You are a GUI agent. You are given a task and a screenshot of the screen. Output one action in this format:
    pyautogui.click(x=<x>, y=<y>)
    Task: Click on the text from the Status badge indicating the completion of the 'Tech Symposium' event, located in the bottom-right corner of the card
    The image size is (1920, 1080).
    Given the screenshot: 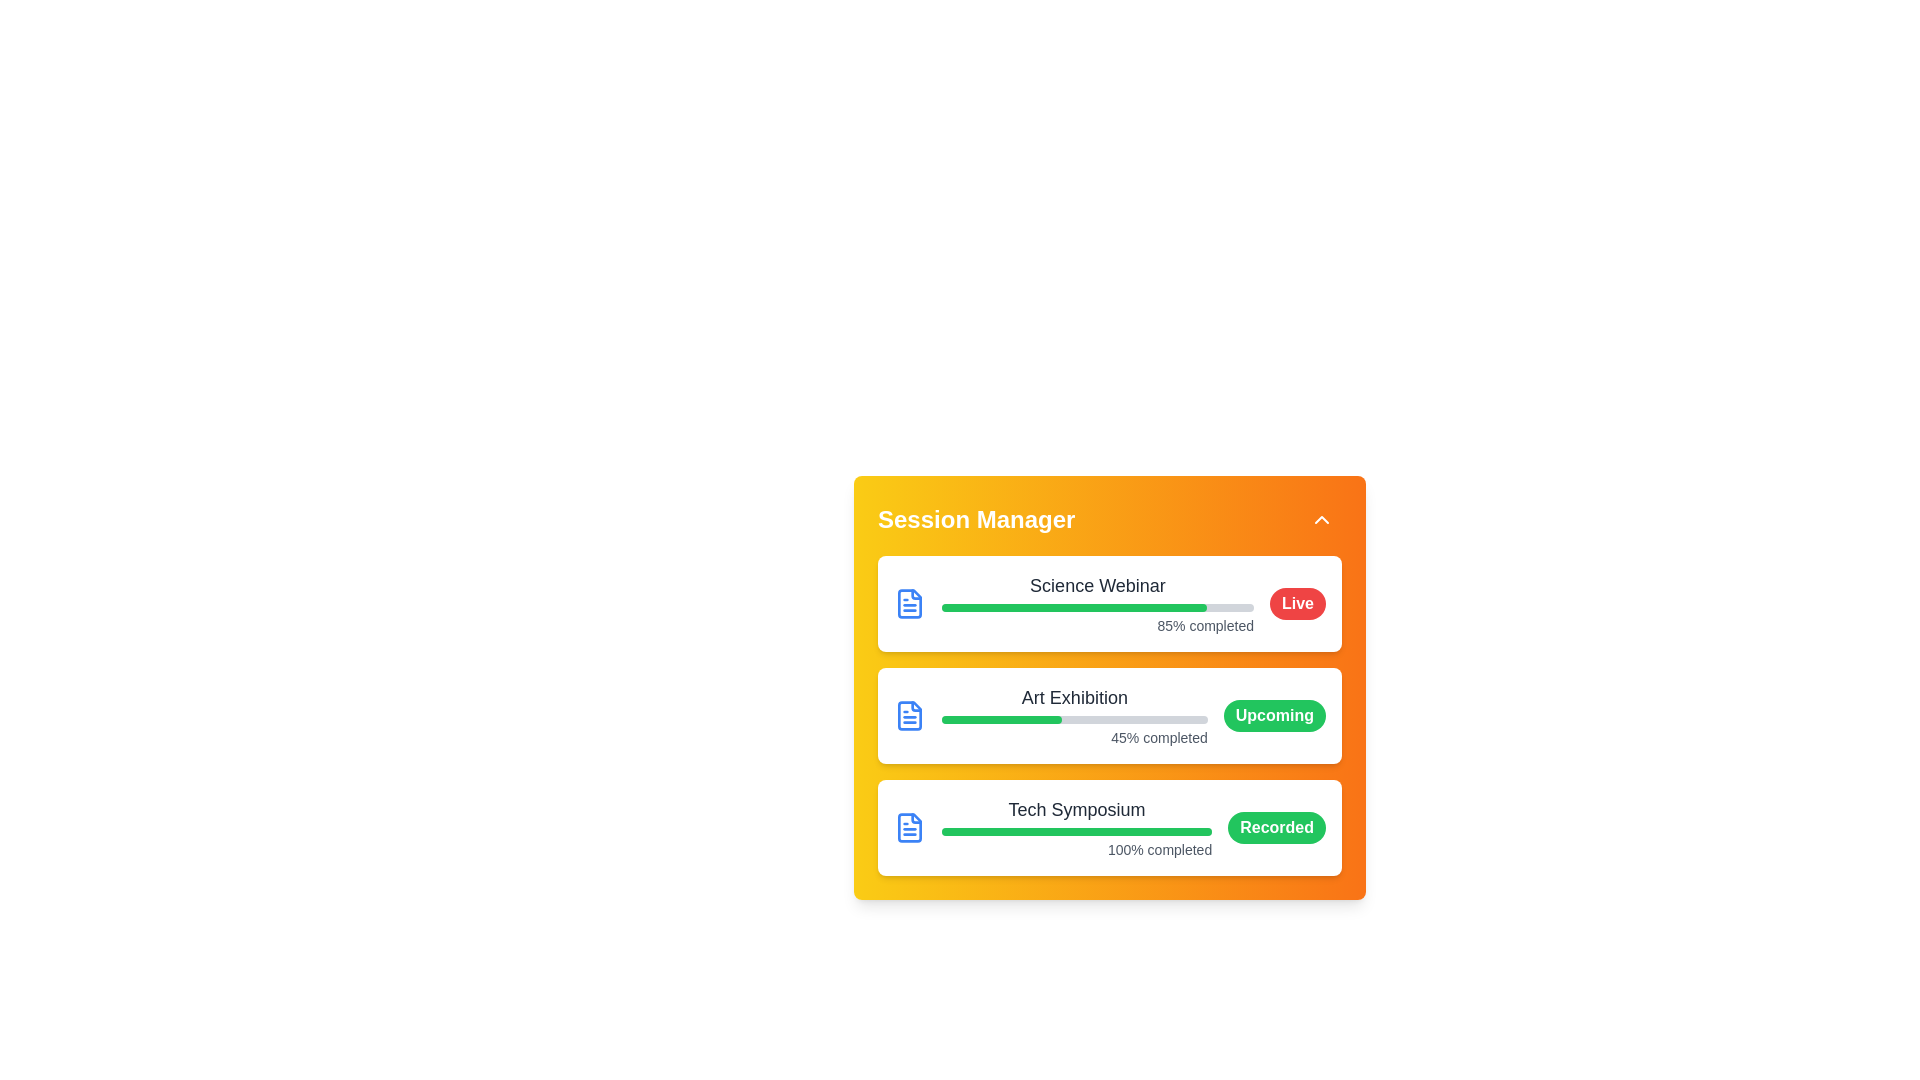 What is the action you would take?
    pyautogui.click(x=1276, y=828)
    